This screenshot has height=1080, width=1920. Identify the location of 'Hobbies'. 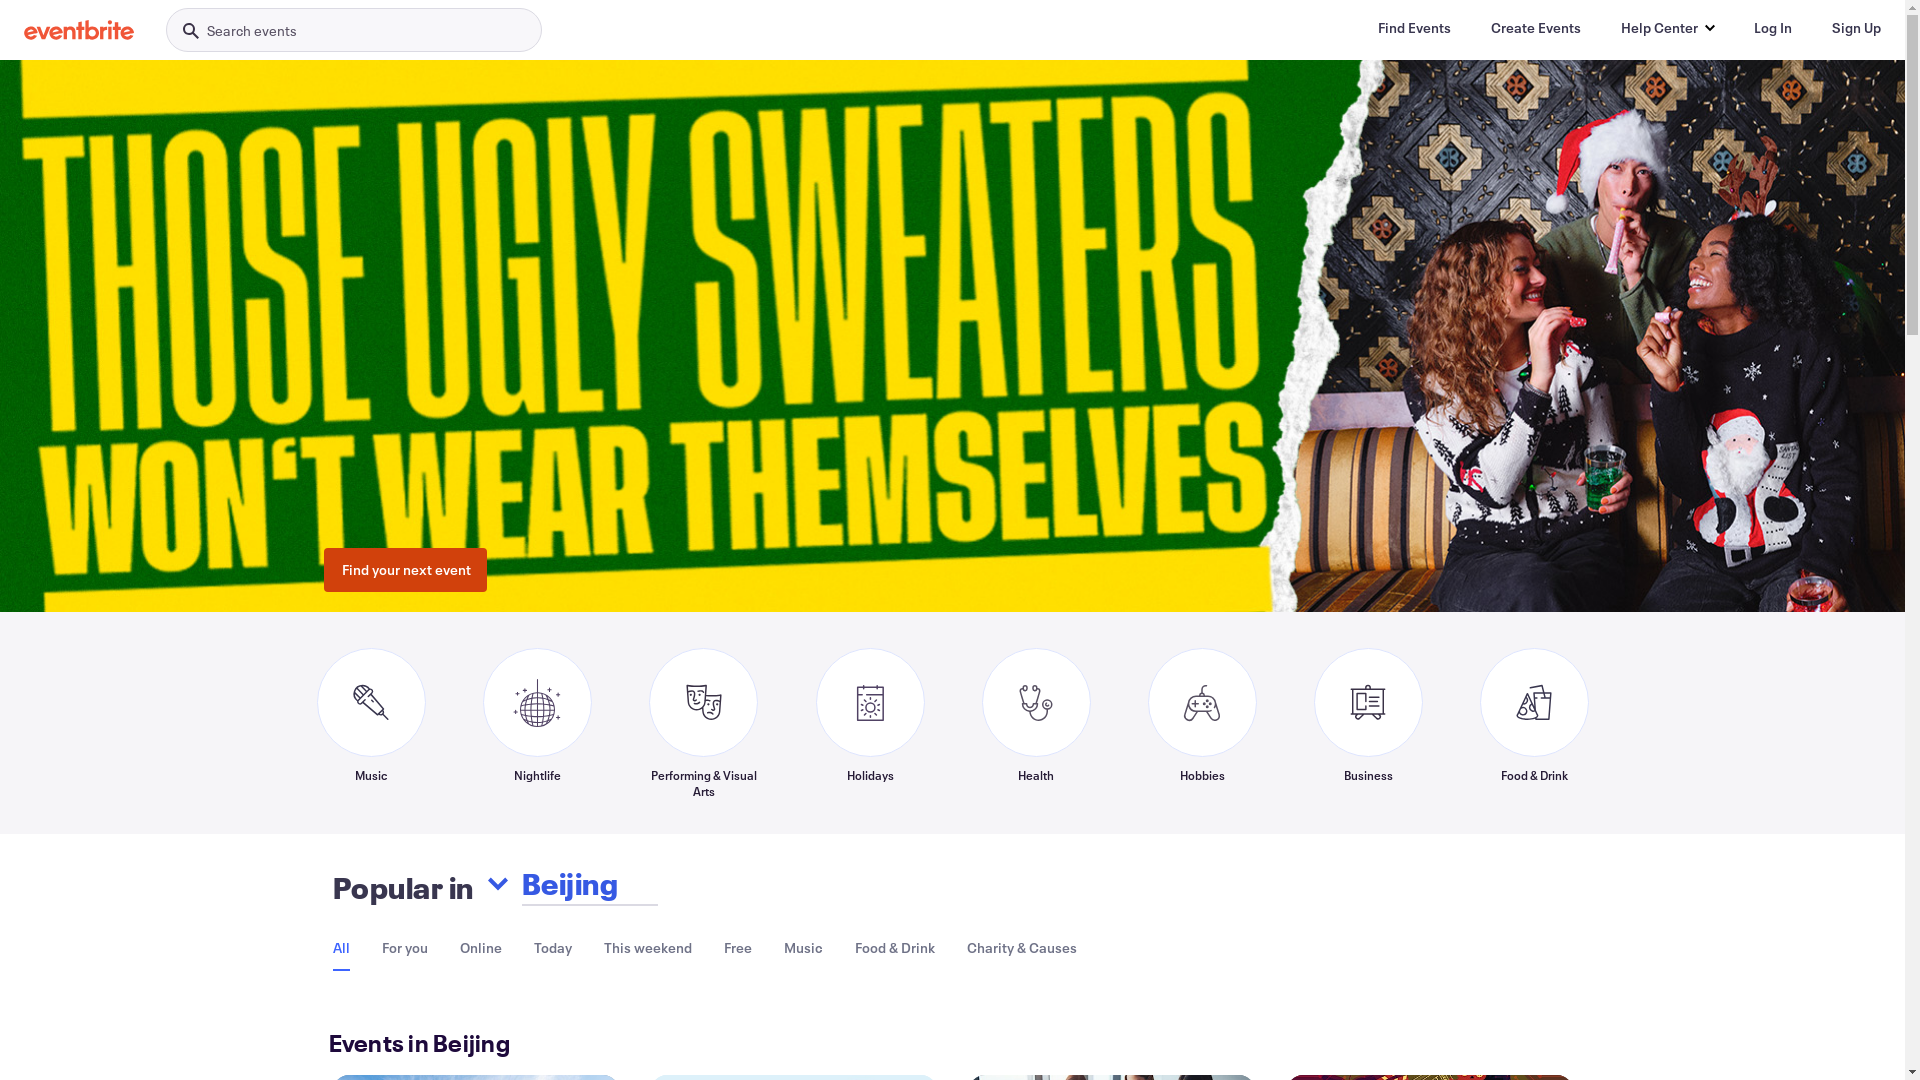
(1201, 722).